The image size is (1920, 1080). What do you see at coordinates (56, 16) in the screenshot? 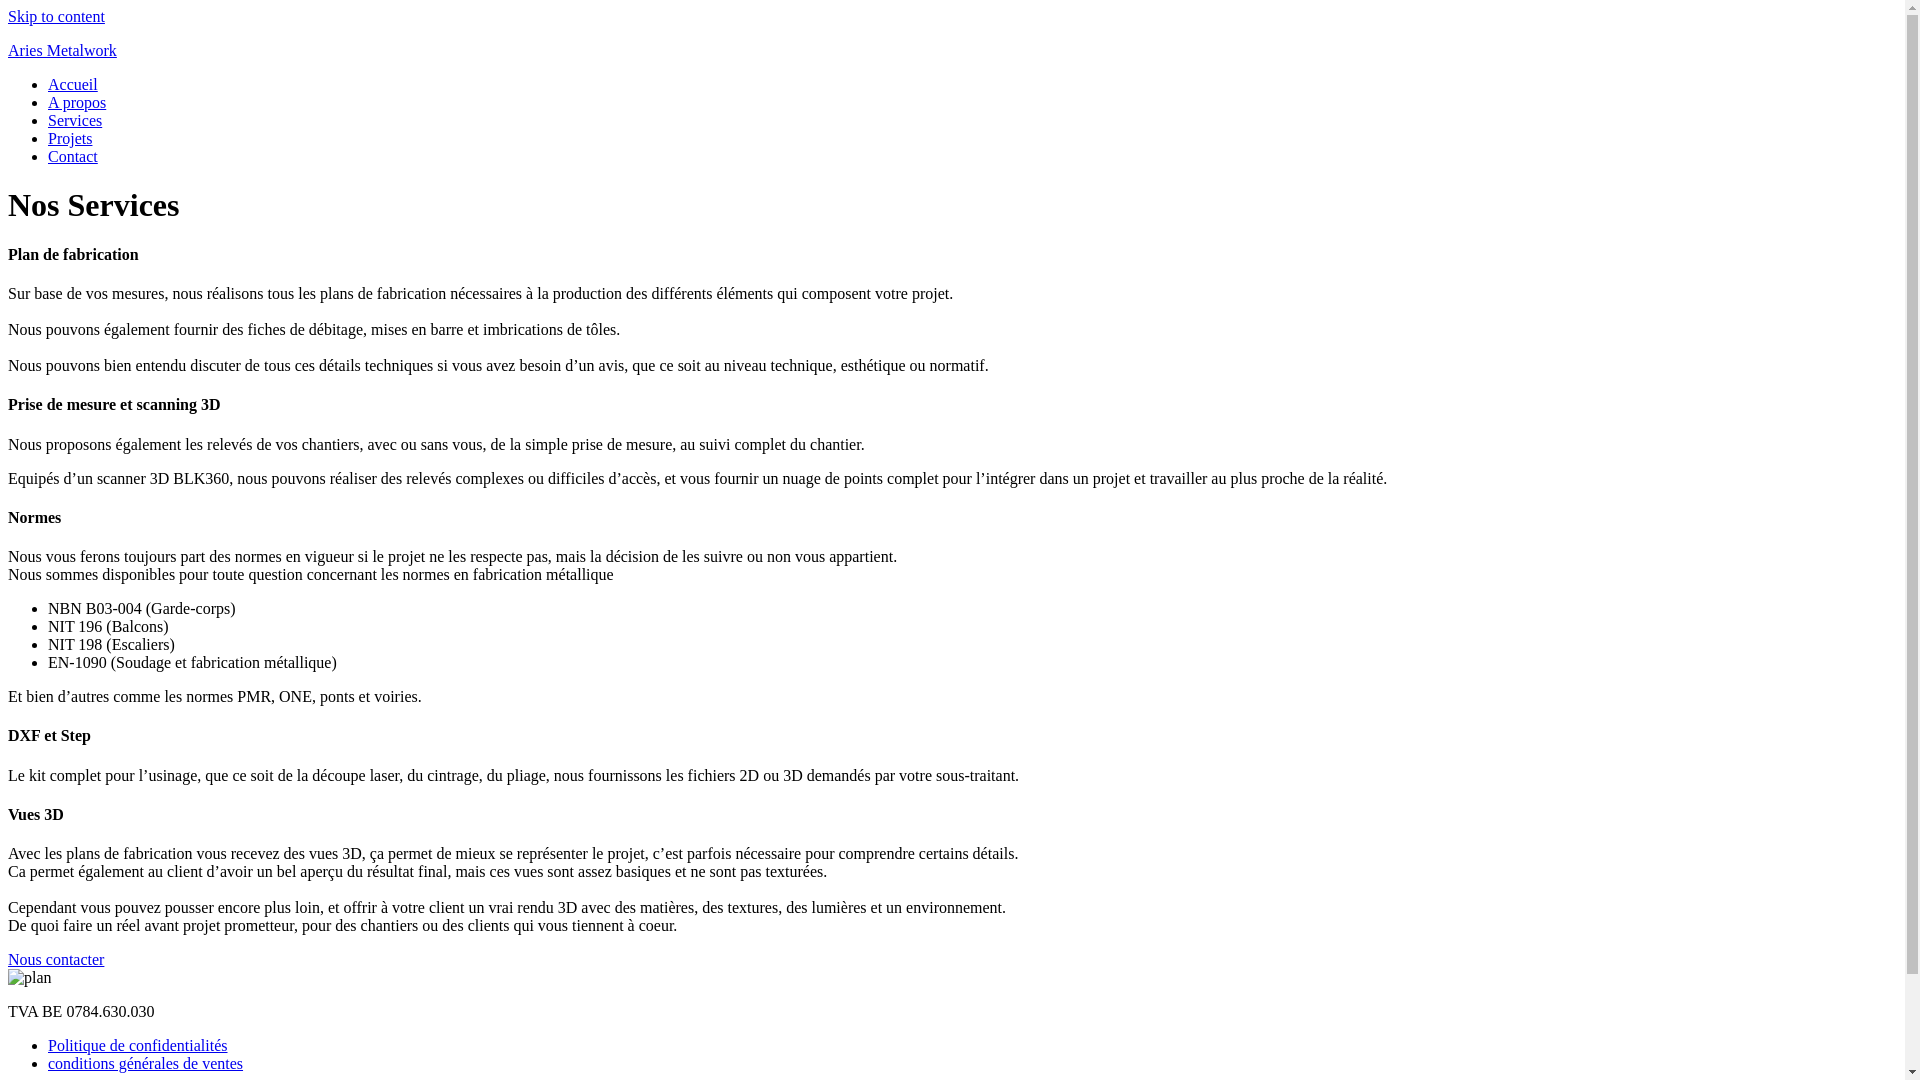
I see `'Skip to content'` at bounding box center [56, 16].